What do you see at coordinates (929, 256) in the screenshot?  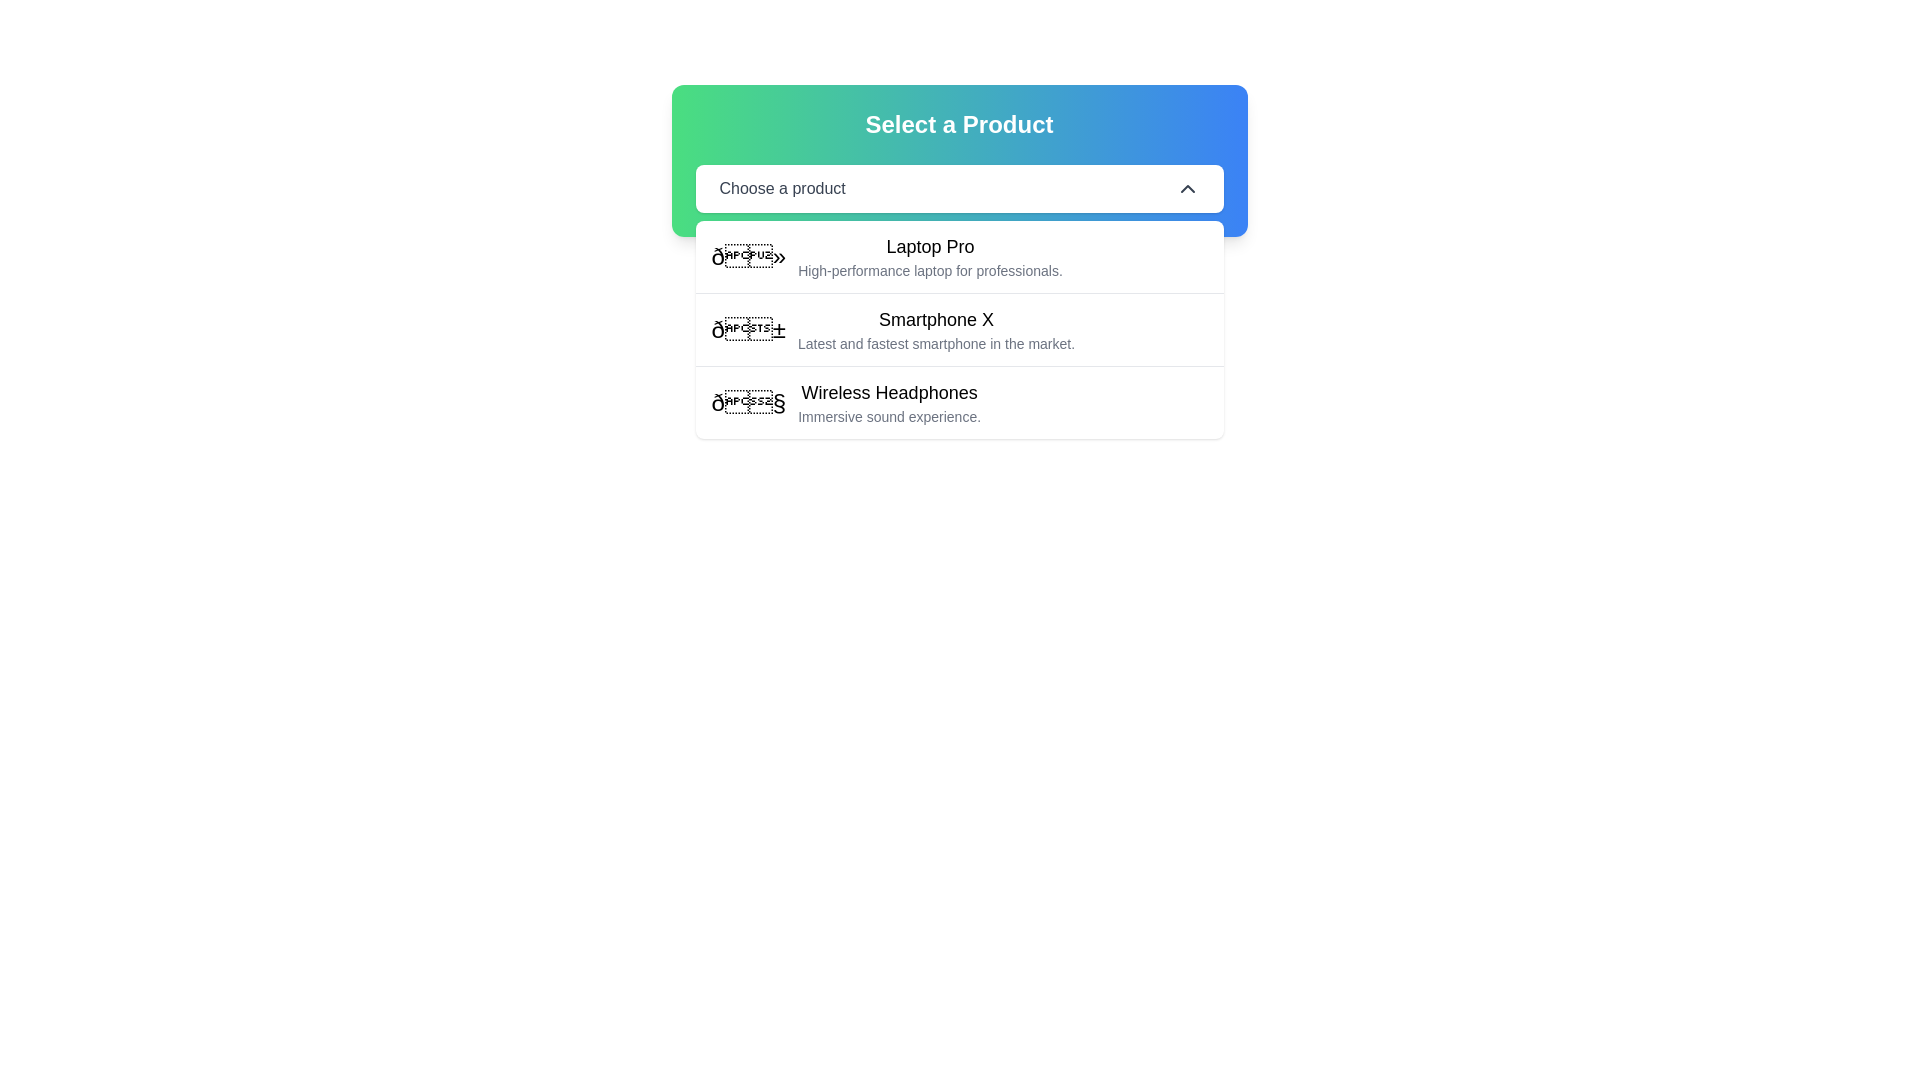 I see `the selectable text block for the product 'Laptop Pro' in the dropdown menu under 'Select a Product'` at bounding box center [929, 256].